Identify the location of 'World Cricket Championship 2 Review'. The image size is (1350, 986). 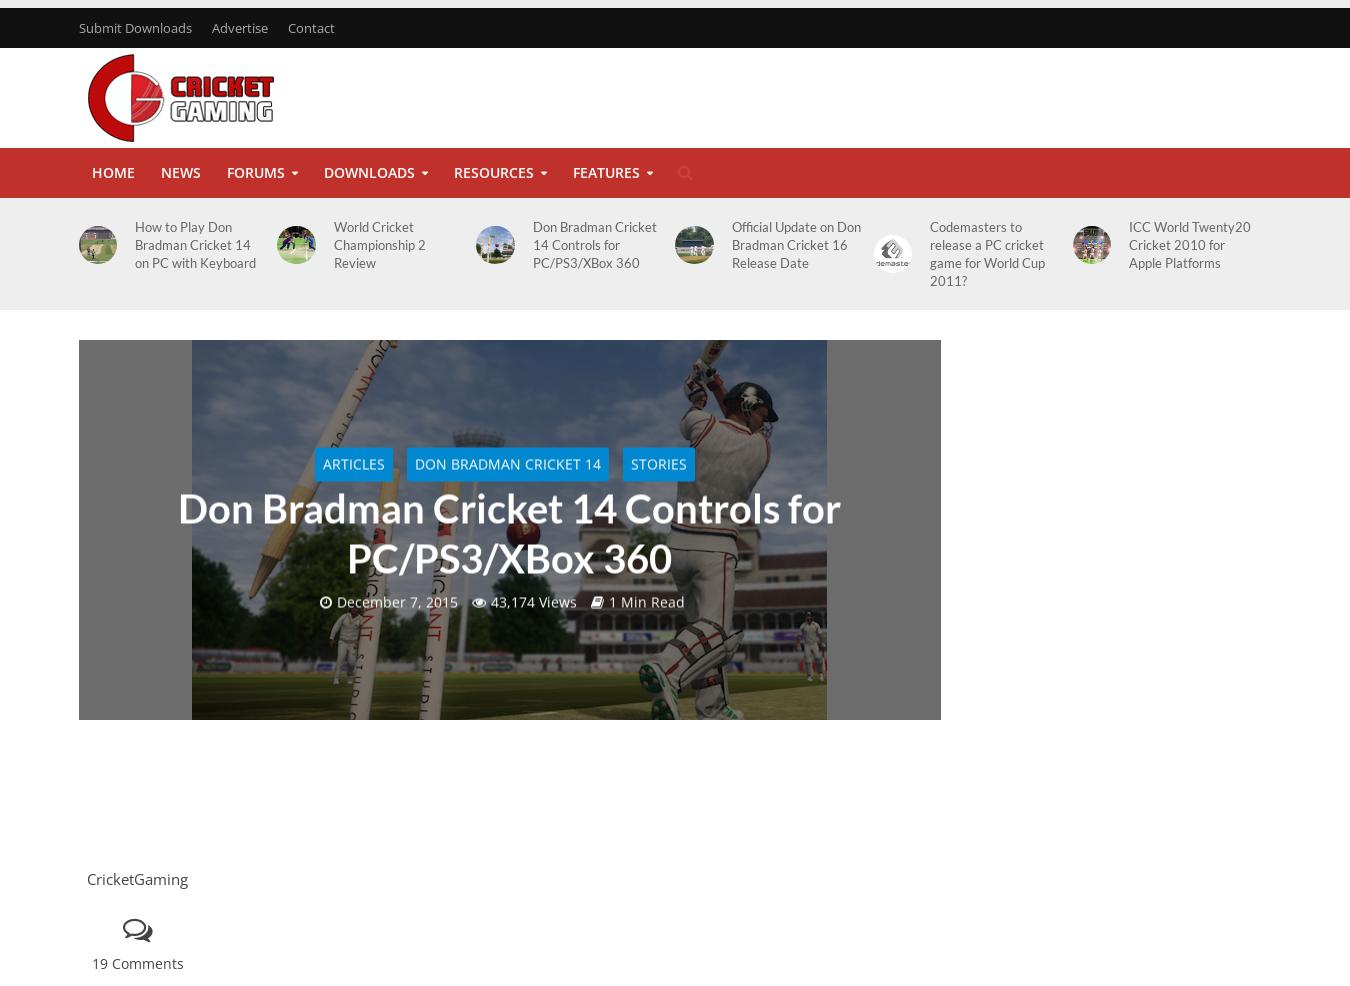
(378, 244).